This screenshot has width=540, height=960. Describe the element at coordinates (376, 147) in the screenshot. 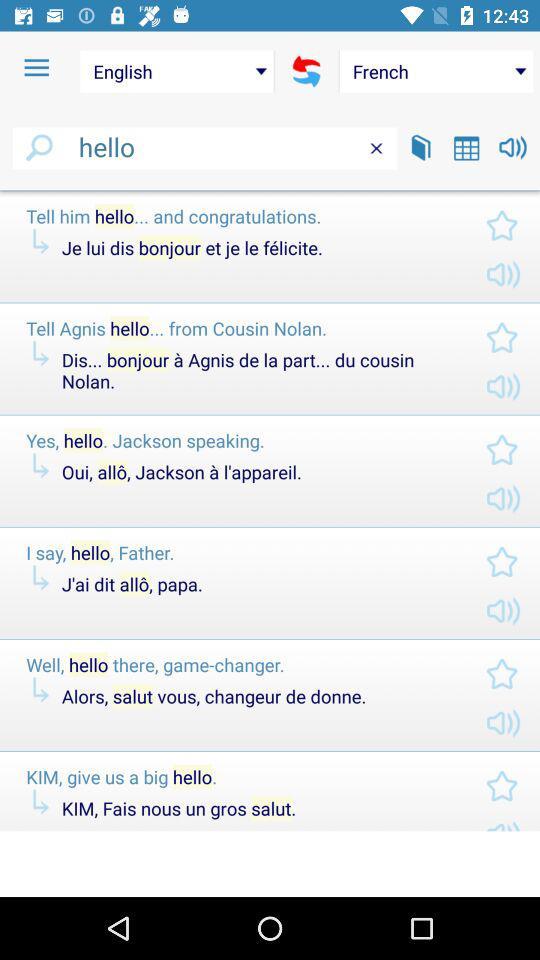

I see `switch close option` at that location.